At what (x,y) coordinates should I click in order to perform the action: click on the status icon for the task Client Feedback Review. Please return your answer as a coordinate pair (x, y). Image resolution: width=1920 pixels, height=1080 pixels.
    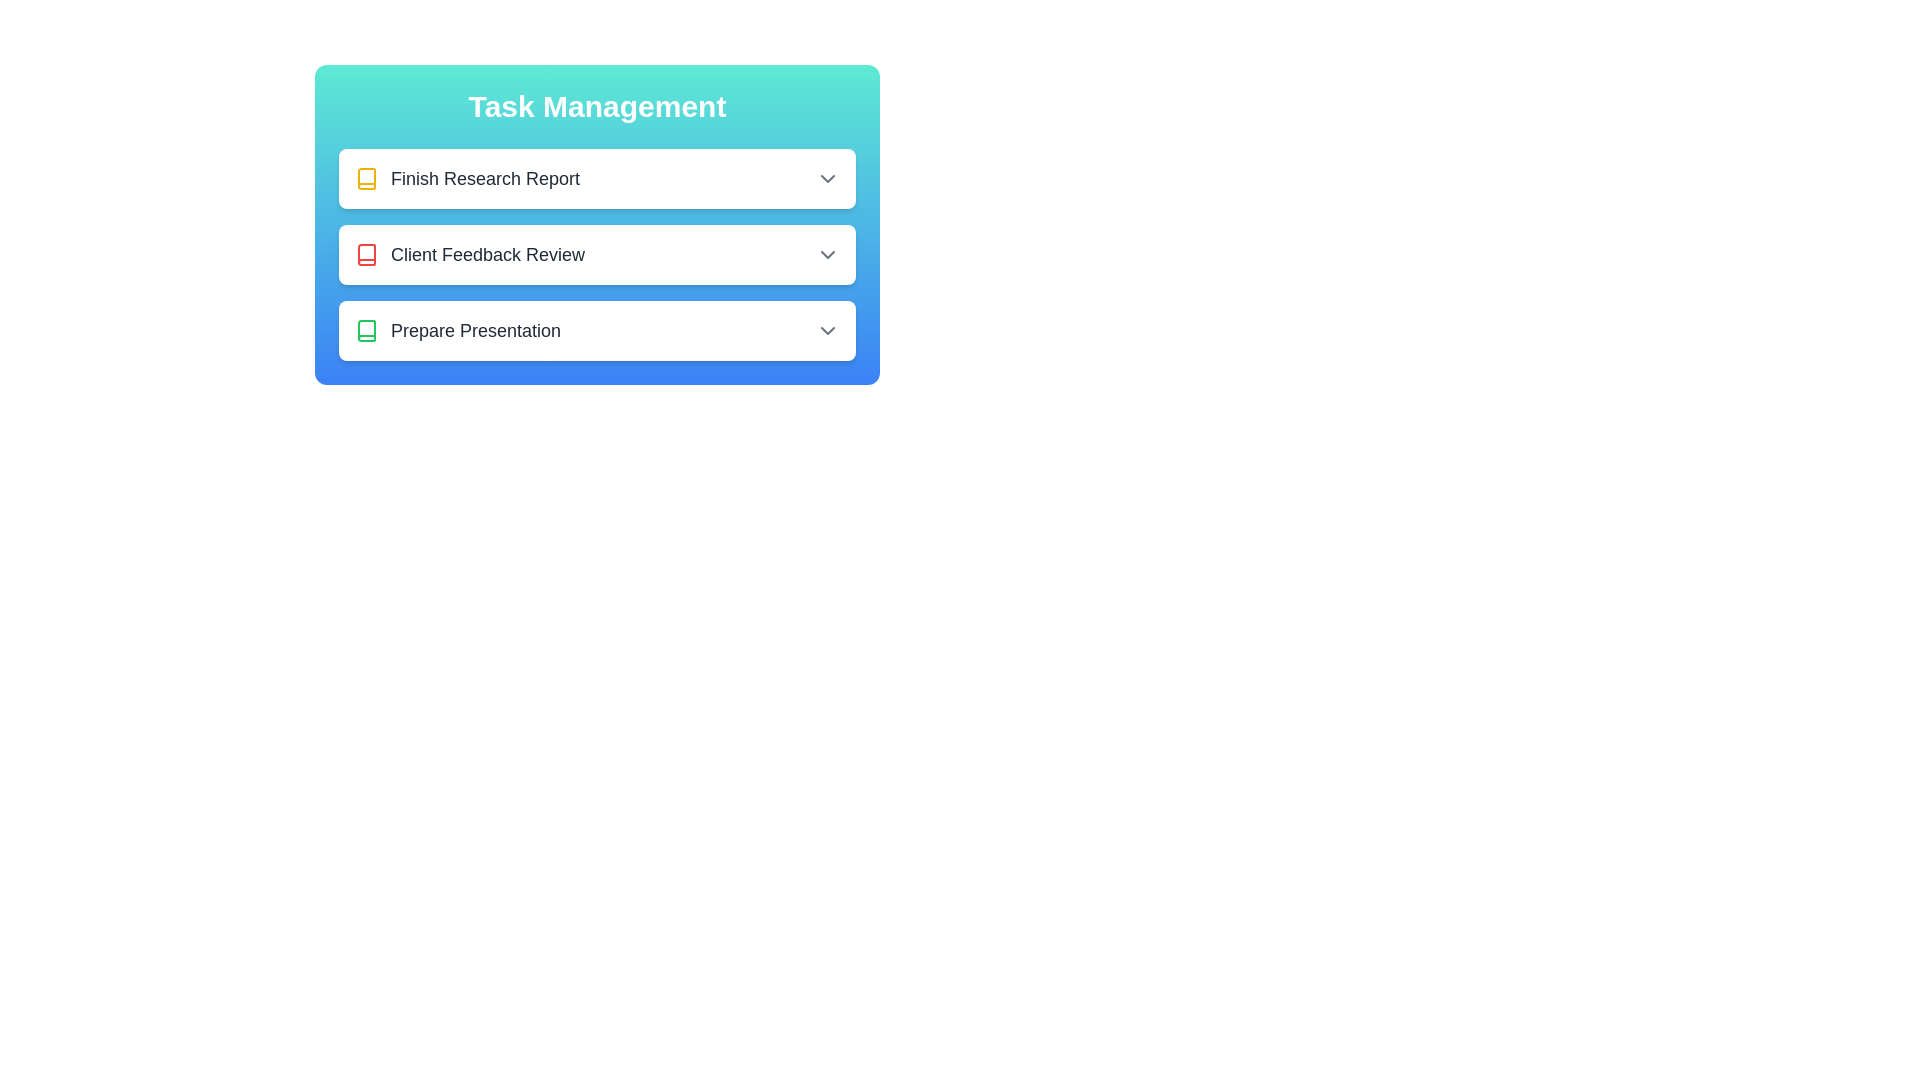
    Looking at the image, I should click on (366, 253).